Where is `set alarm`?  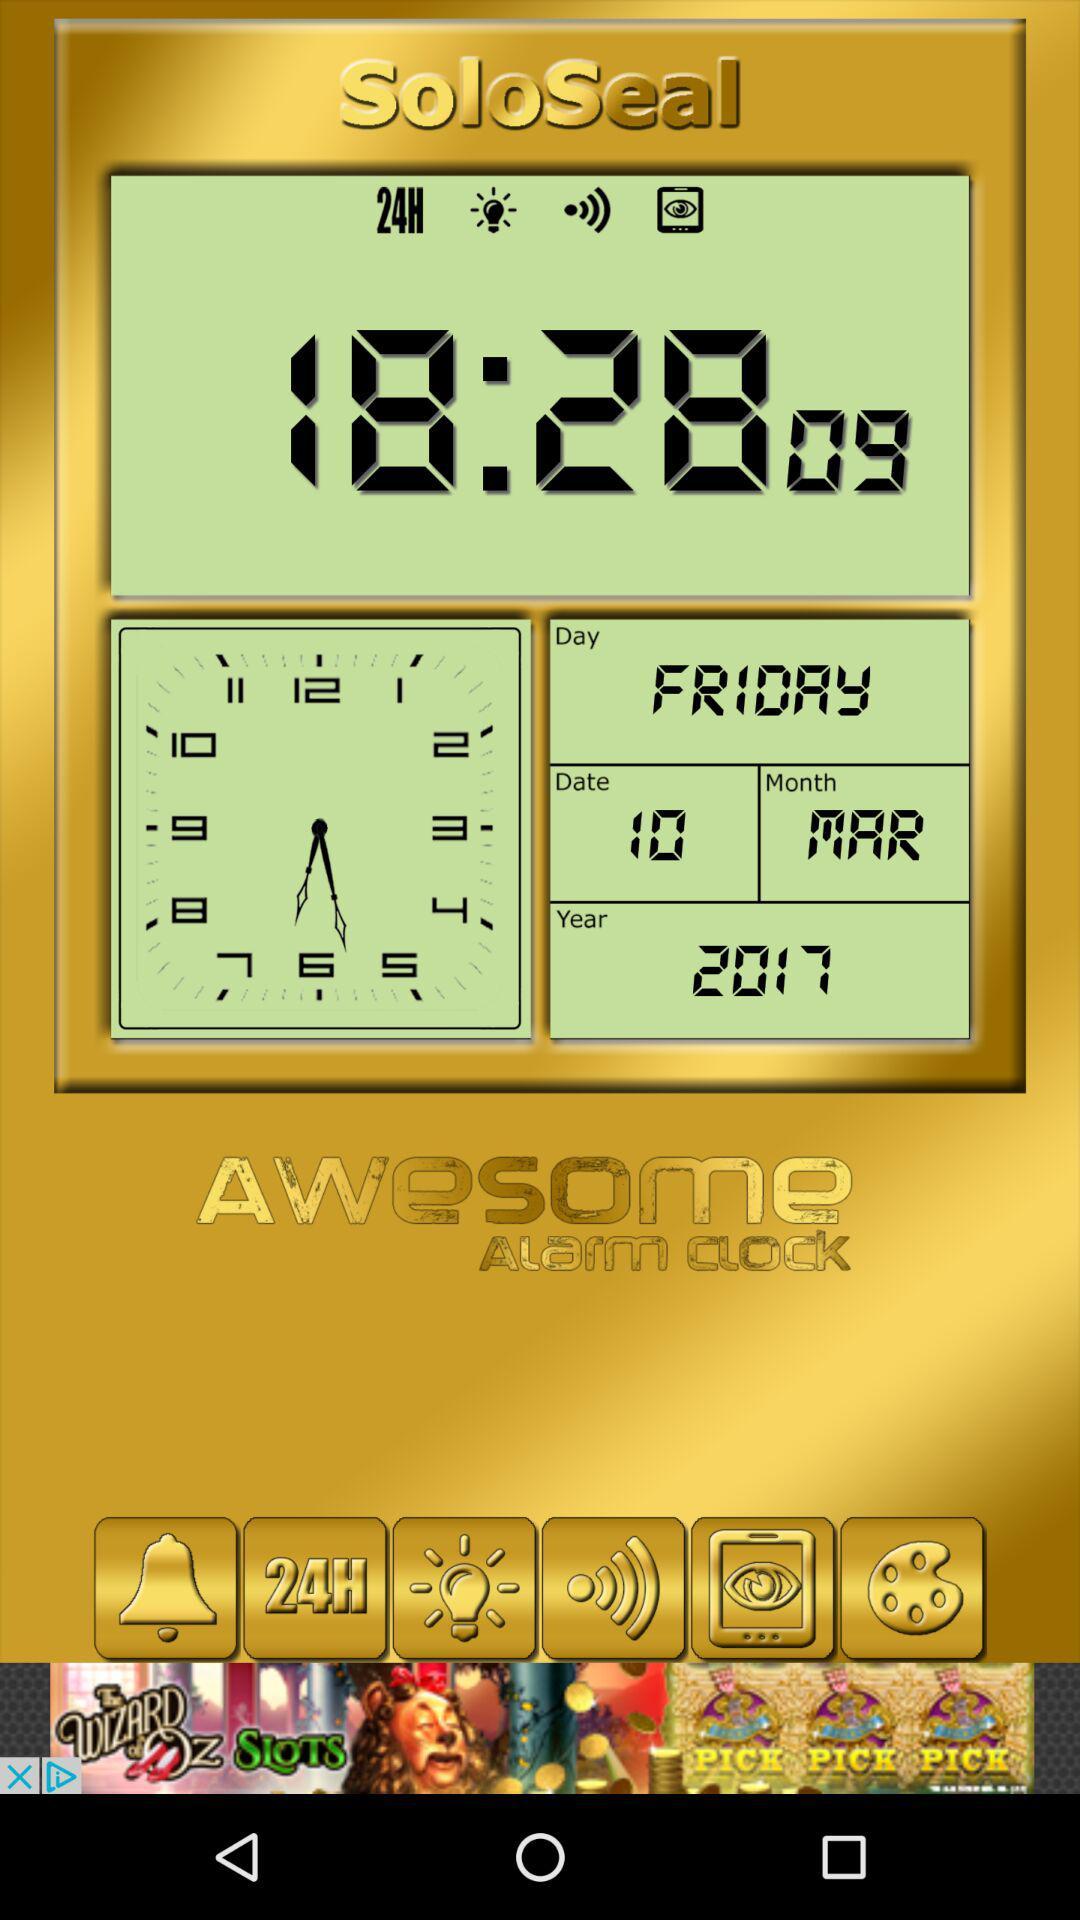 set alarm is located at coordinates (165, 1587).